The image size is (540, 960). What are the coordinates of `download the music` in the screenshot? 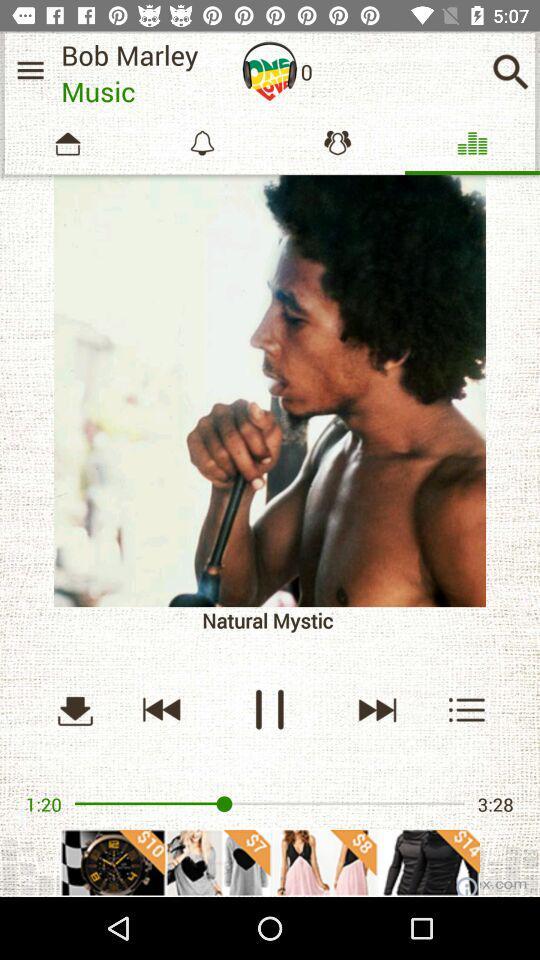 It's located at (74, 709).